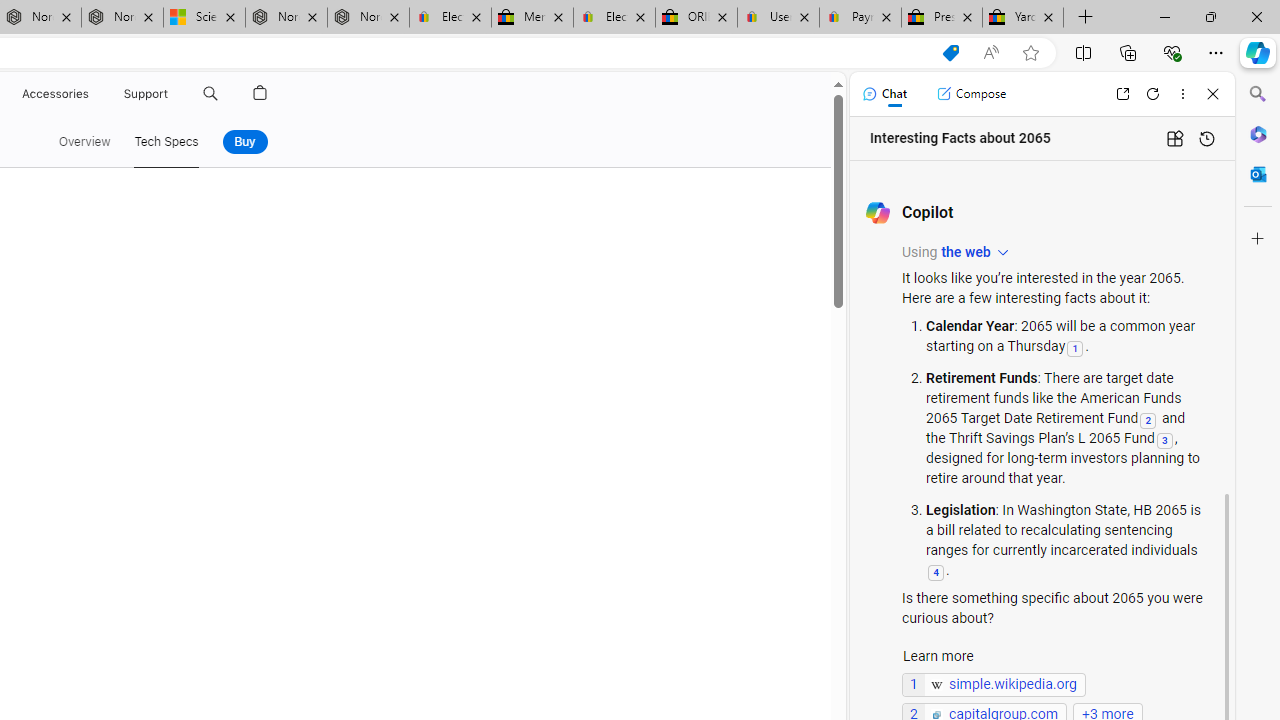 This screenshot has height=720, width=1280. Describe the element at coordinates (368, 17) in the screenshot. I see `'Nordace - FAQ'` at that location.